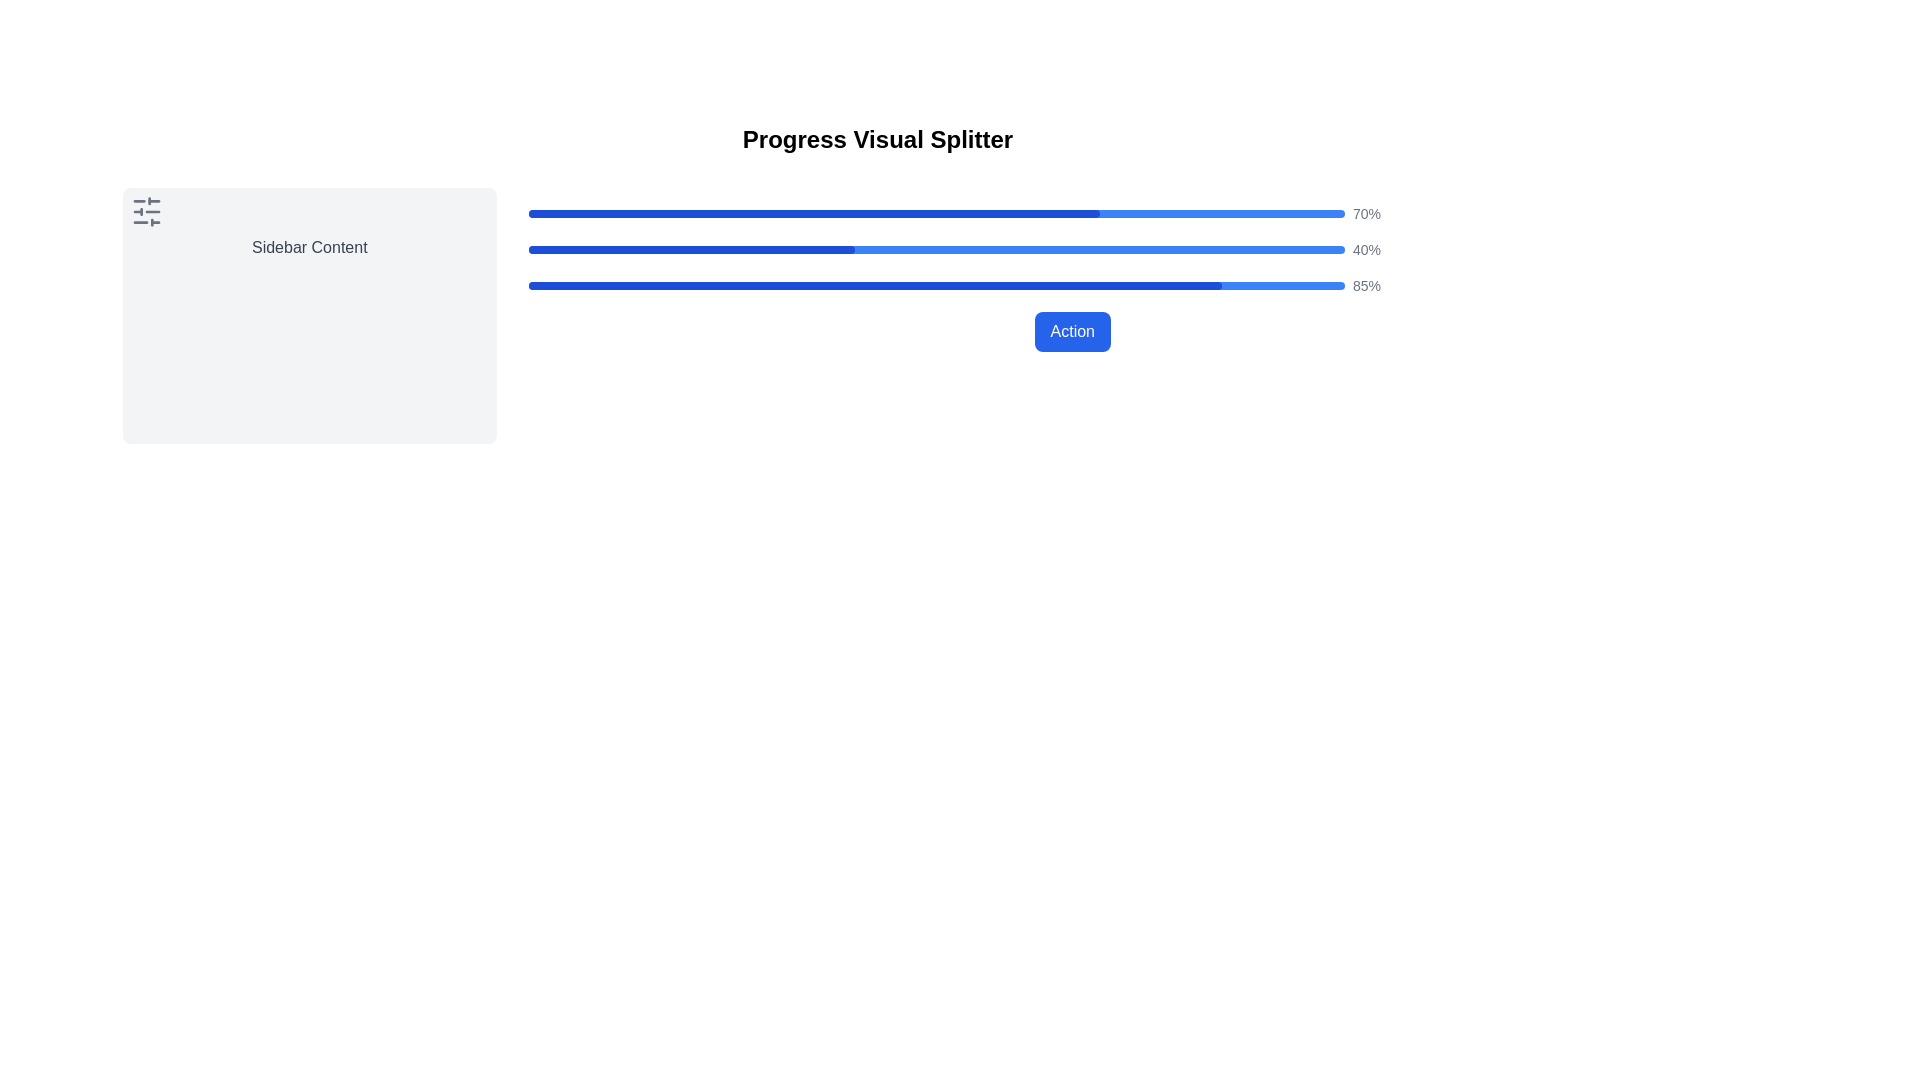 The height and width of the screenshot is (1080, 1920). I want to click on the settings adjustment icon located in the upper-left corner of the sidebar section labeled 'Sidebar Content', so click(146, 212).